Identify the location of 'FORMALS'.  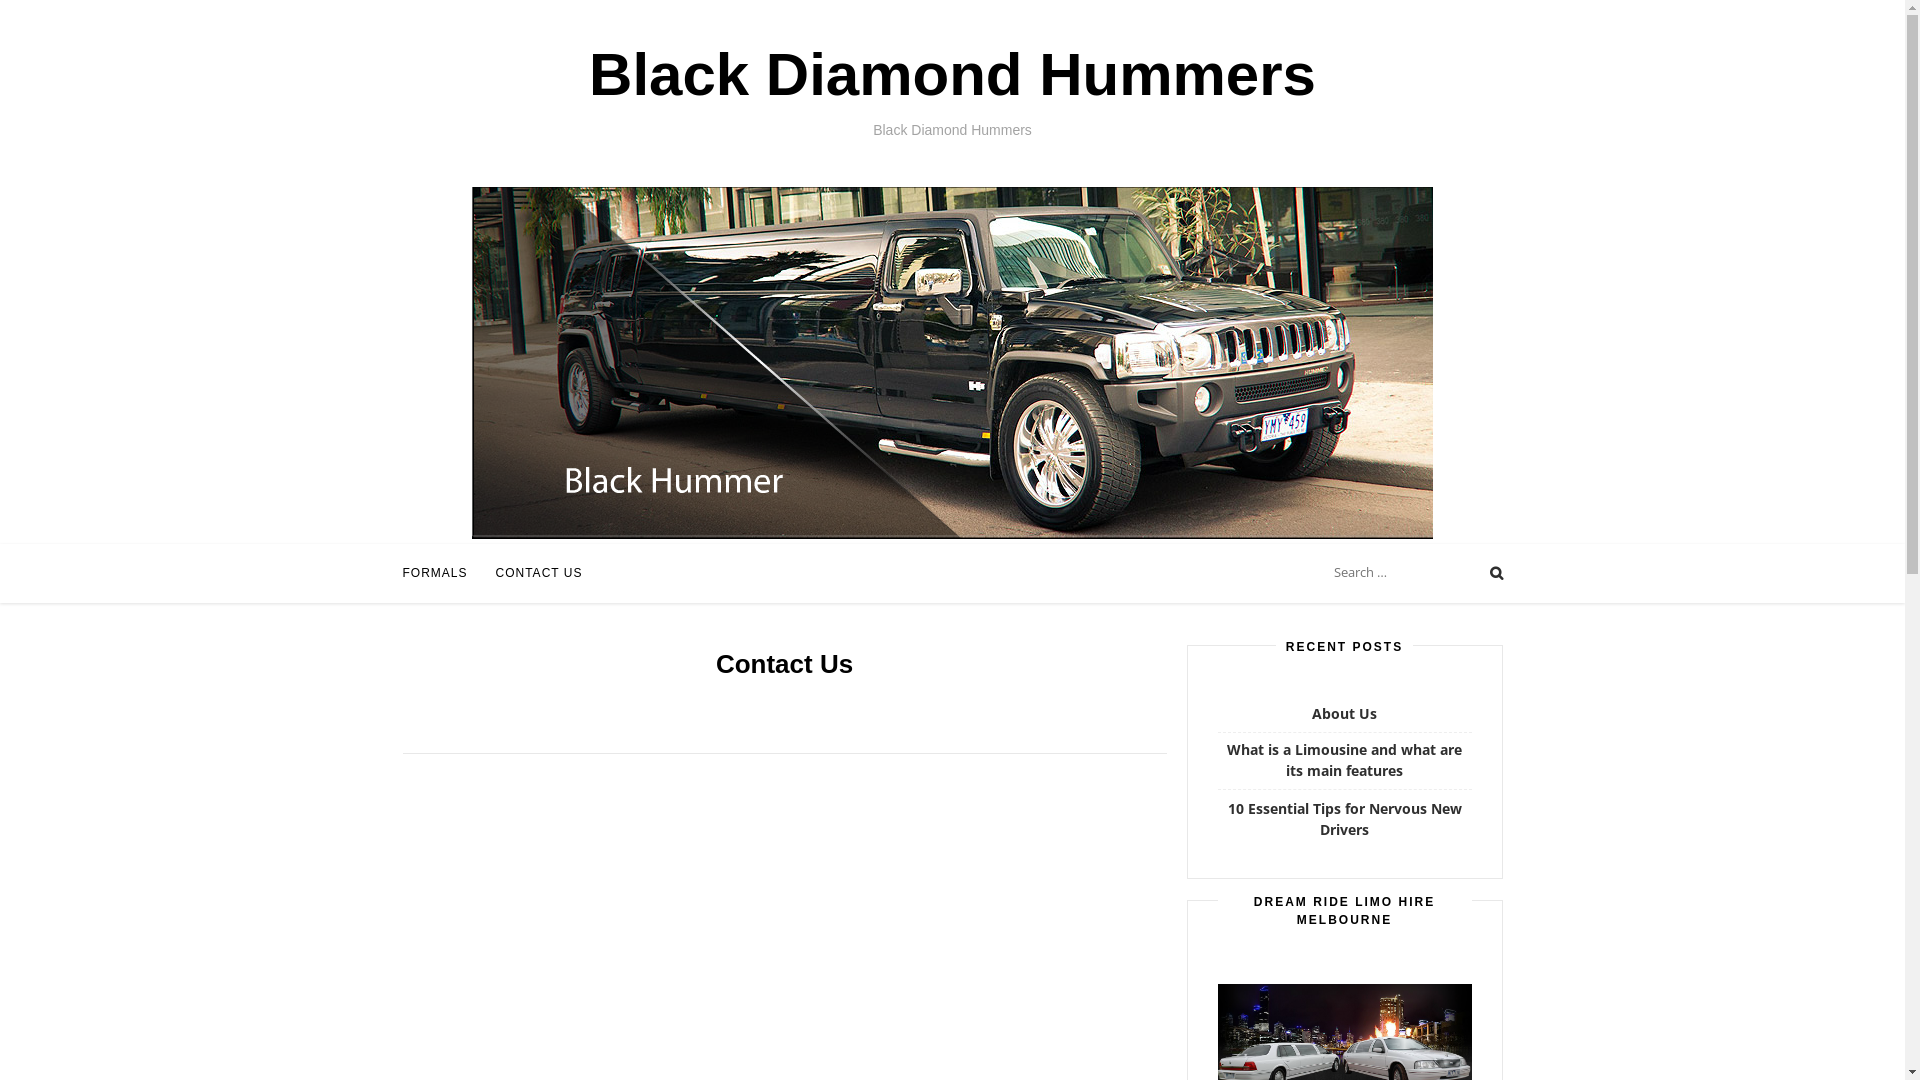
(433, 573).